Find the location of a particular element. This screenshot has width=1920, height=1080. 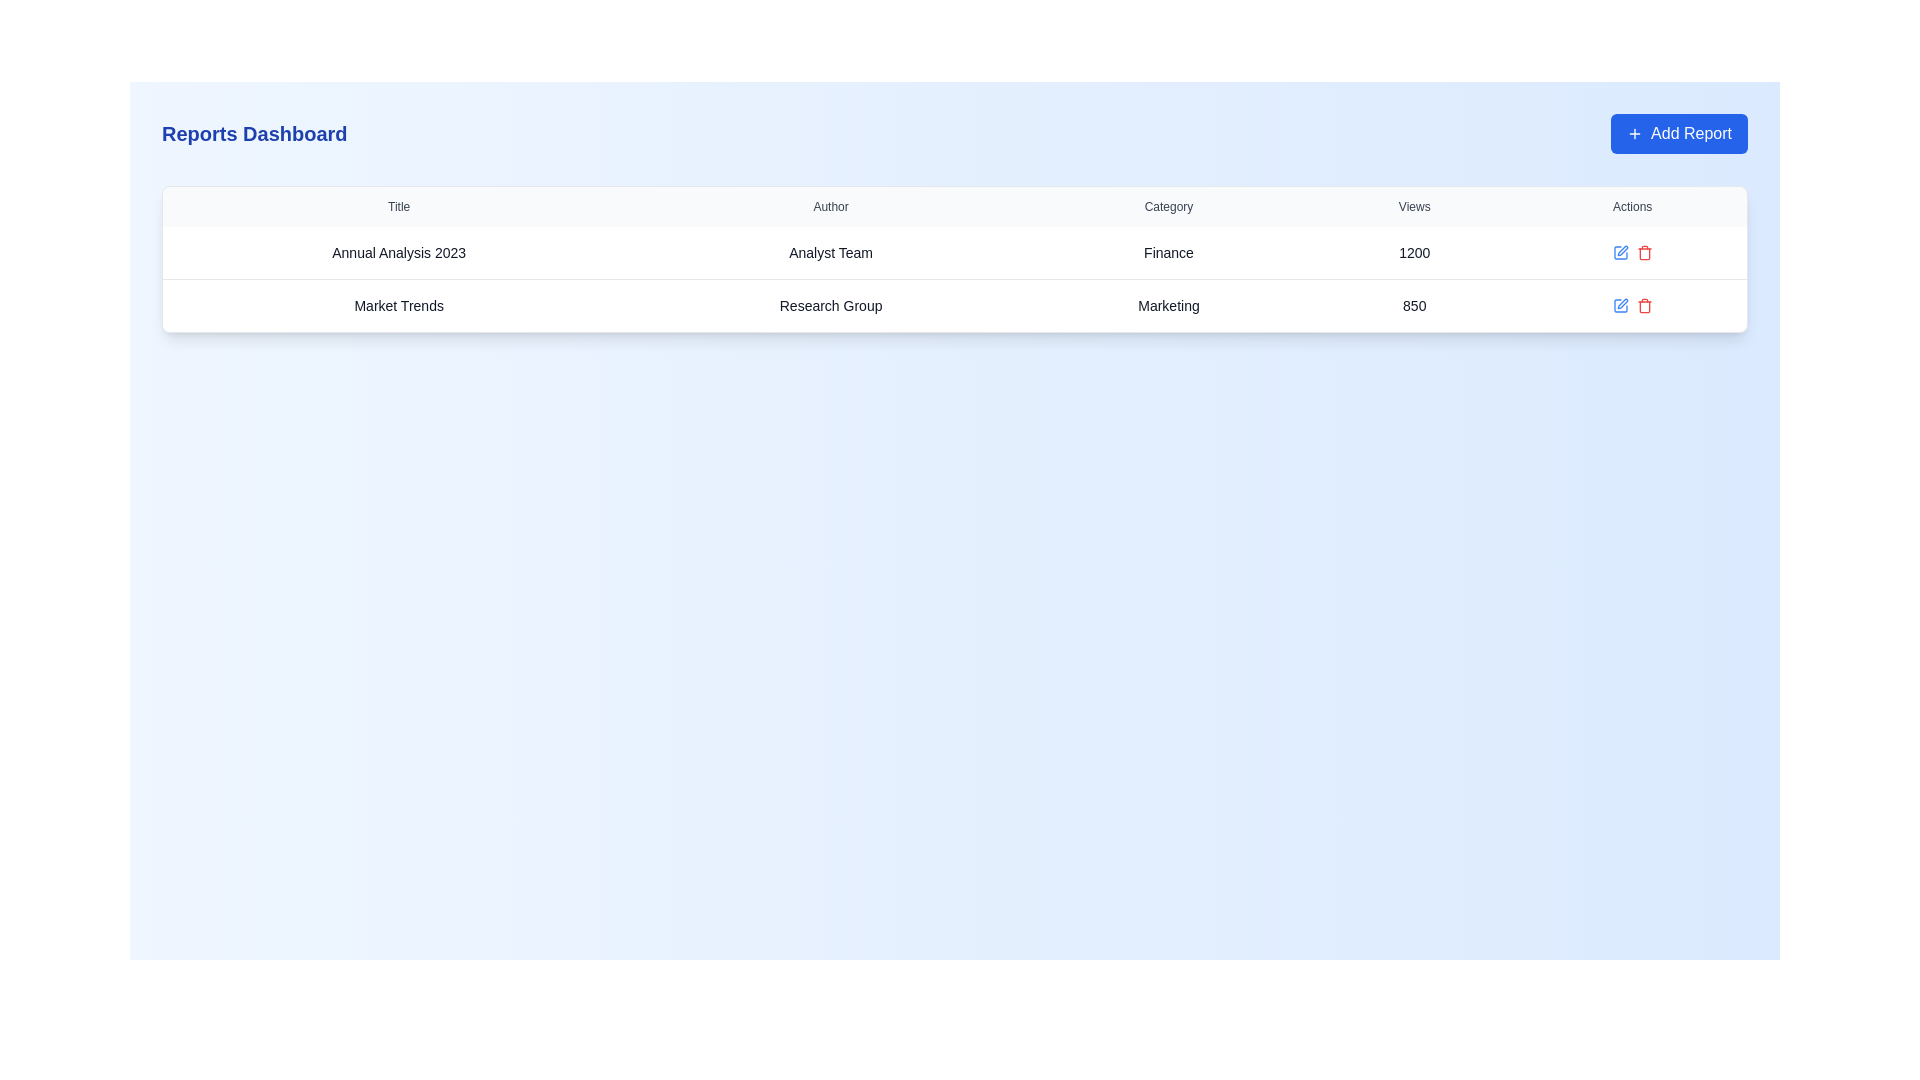

the blue edit icon located in the 'Actions' column of the first data row within the table is located at coordinates (1632, 252).